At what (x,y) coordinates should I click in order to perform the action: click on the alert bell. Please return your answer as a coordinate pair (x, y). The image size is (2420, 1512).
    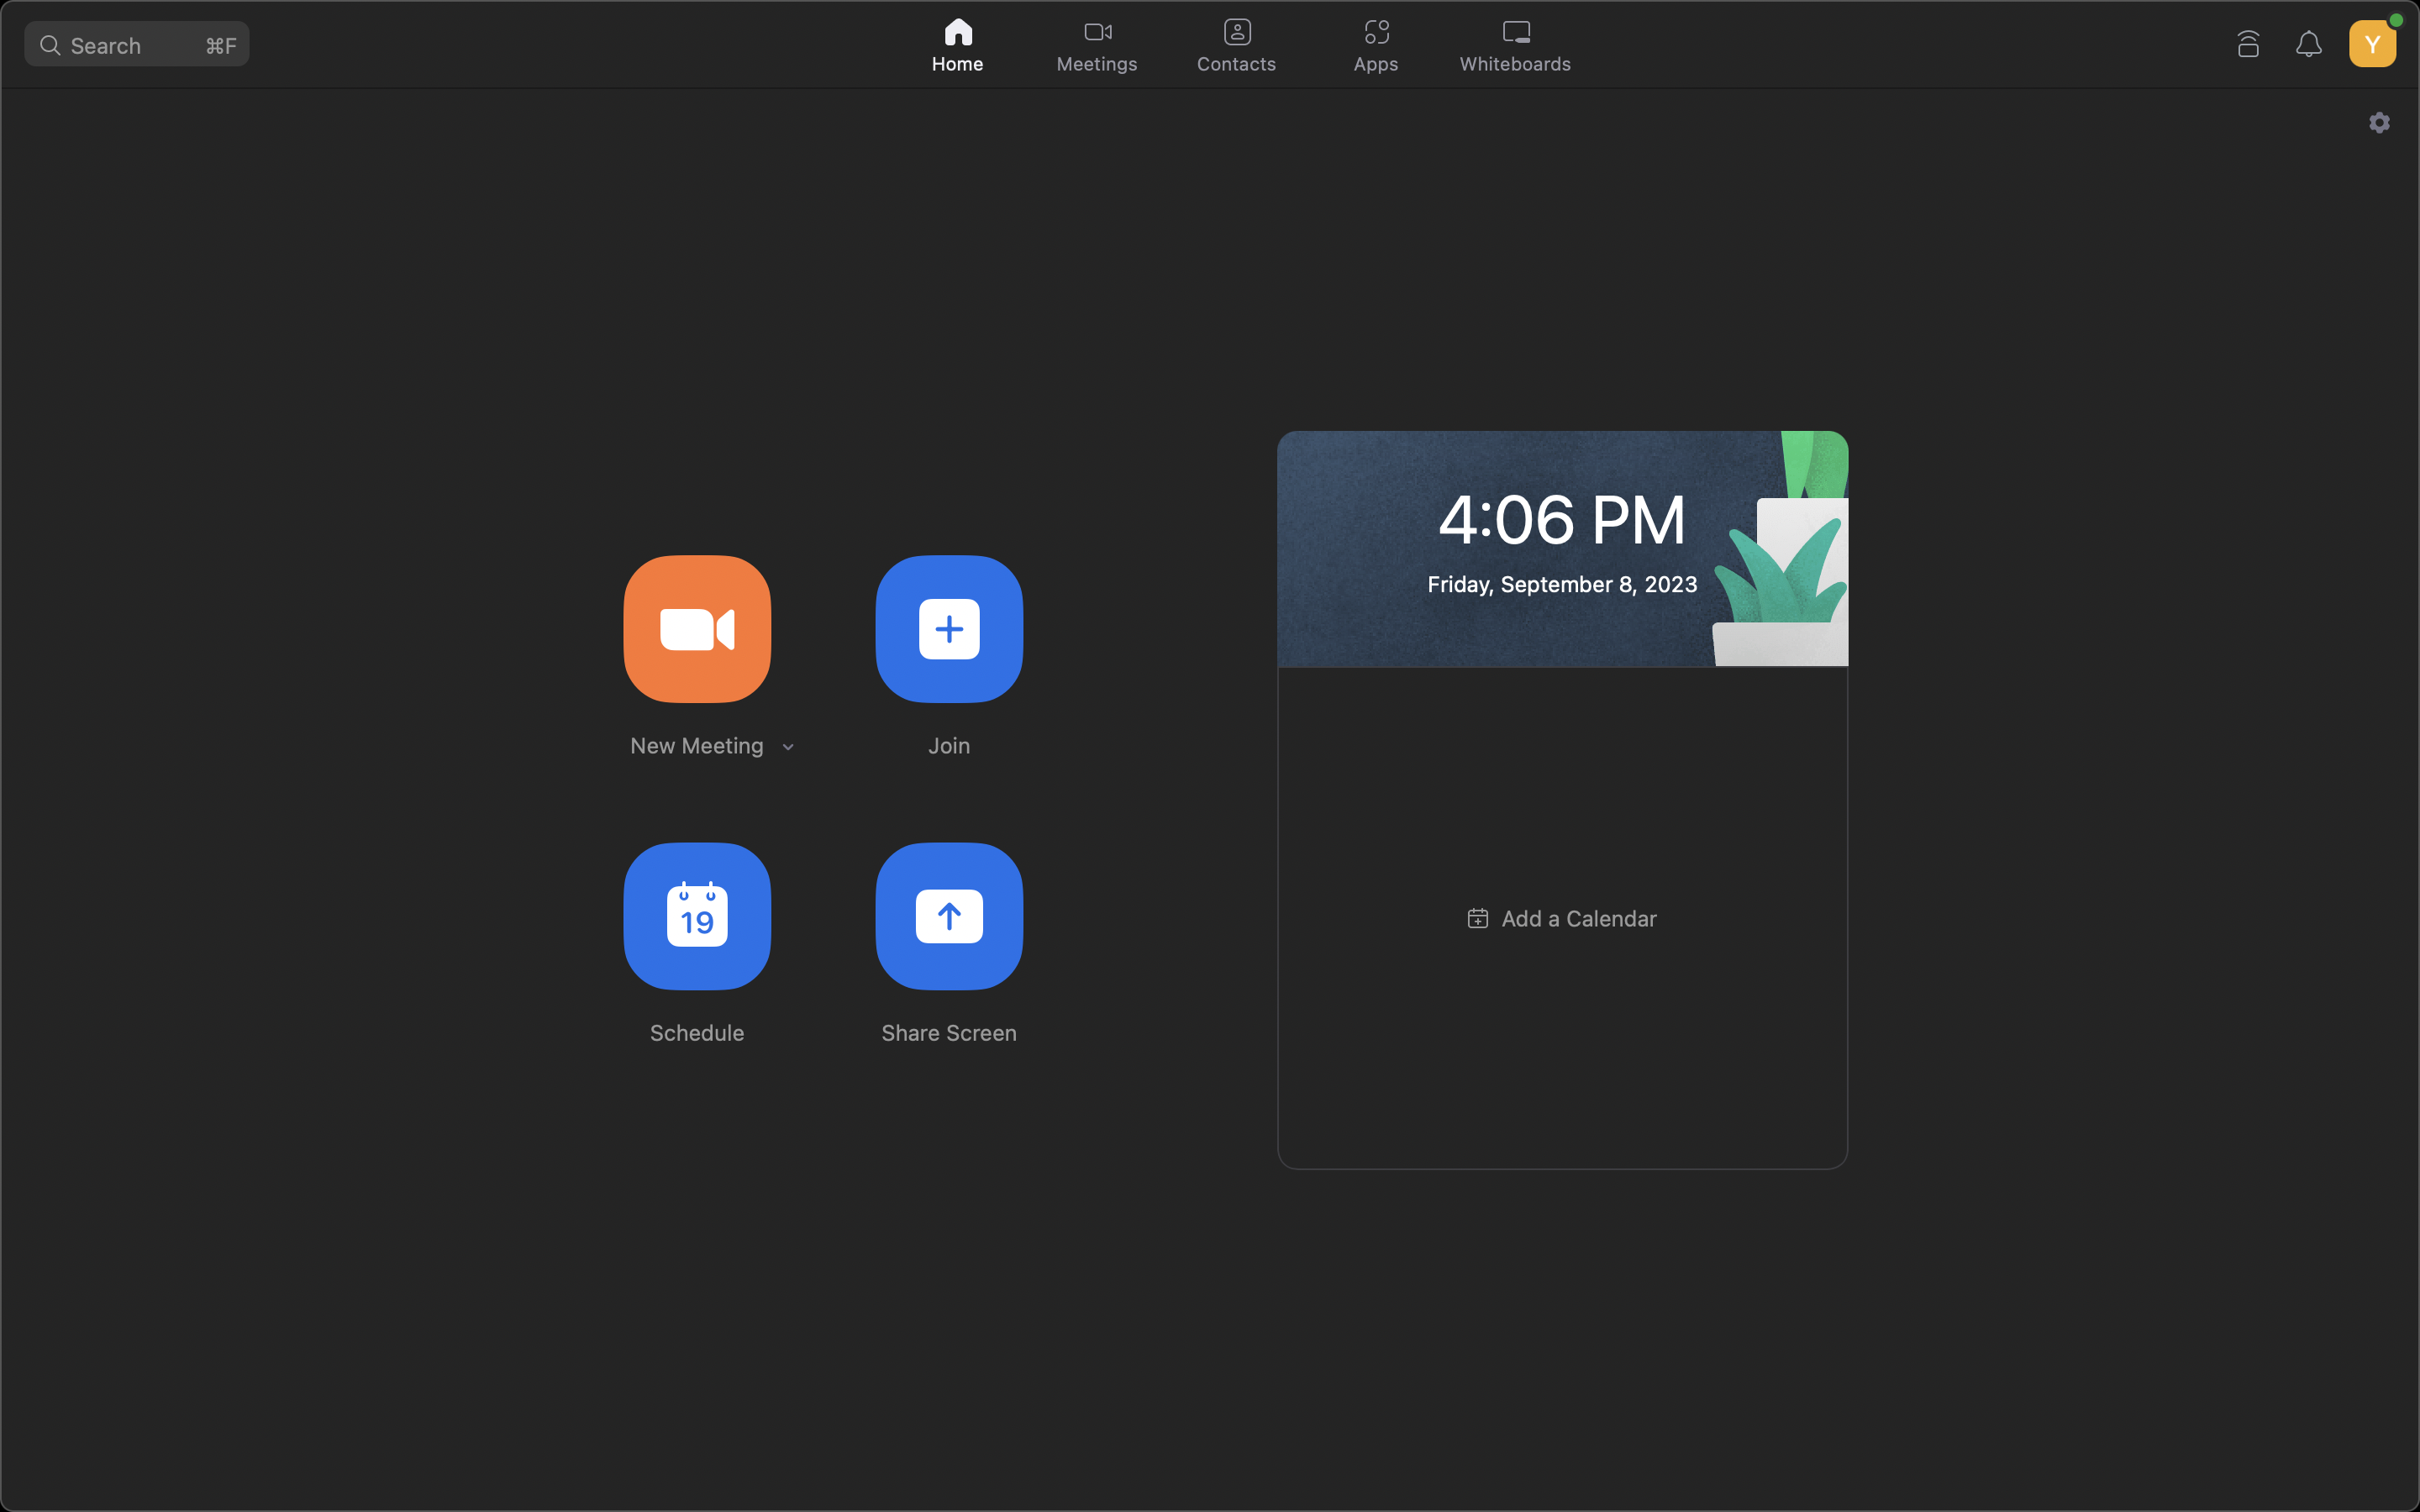
    Looking at the image, I should click on (2312, 41).